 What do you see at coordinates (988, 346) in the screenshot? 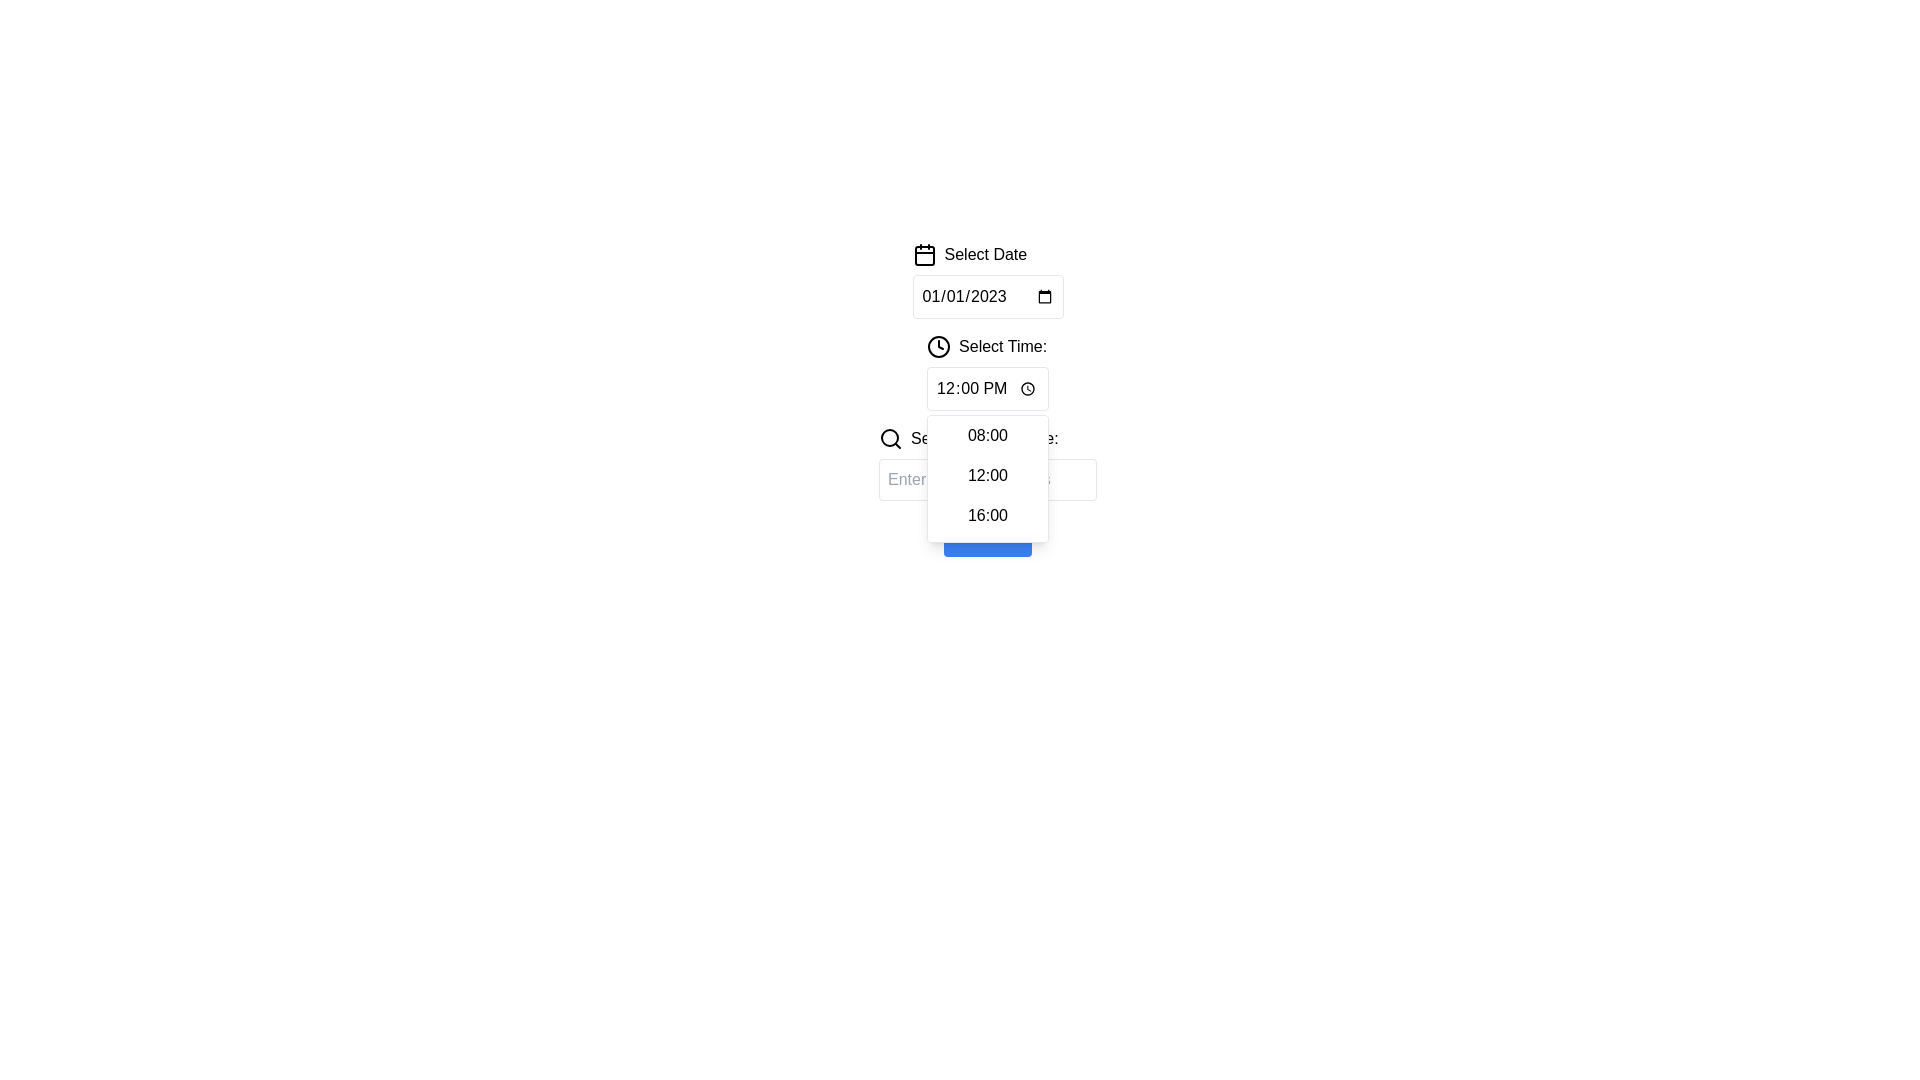
I see `the static text label 'Select Time:' with the accompanying clock icon, which is located below the 'Select Date' label and above the time options dropdown` at bounding box center [988, 346].